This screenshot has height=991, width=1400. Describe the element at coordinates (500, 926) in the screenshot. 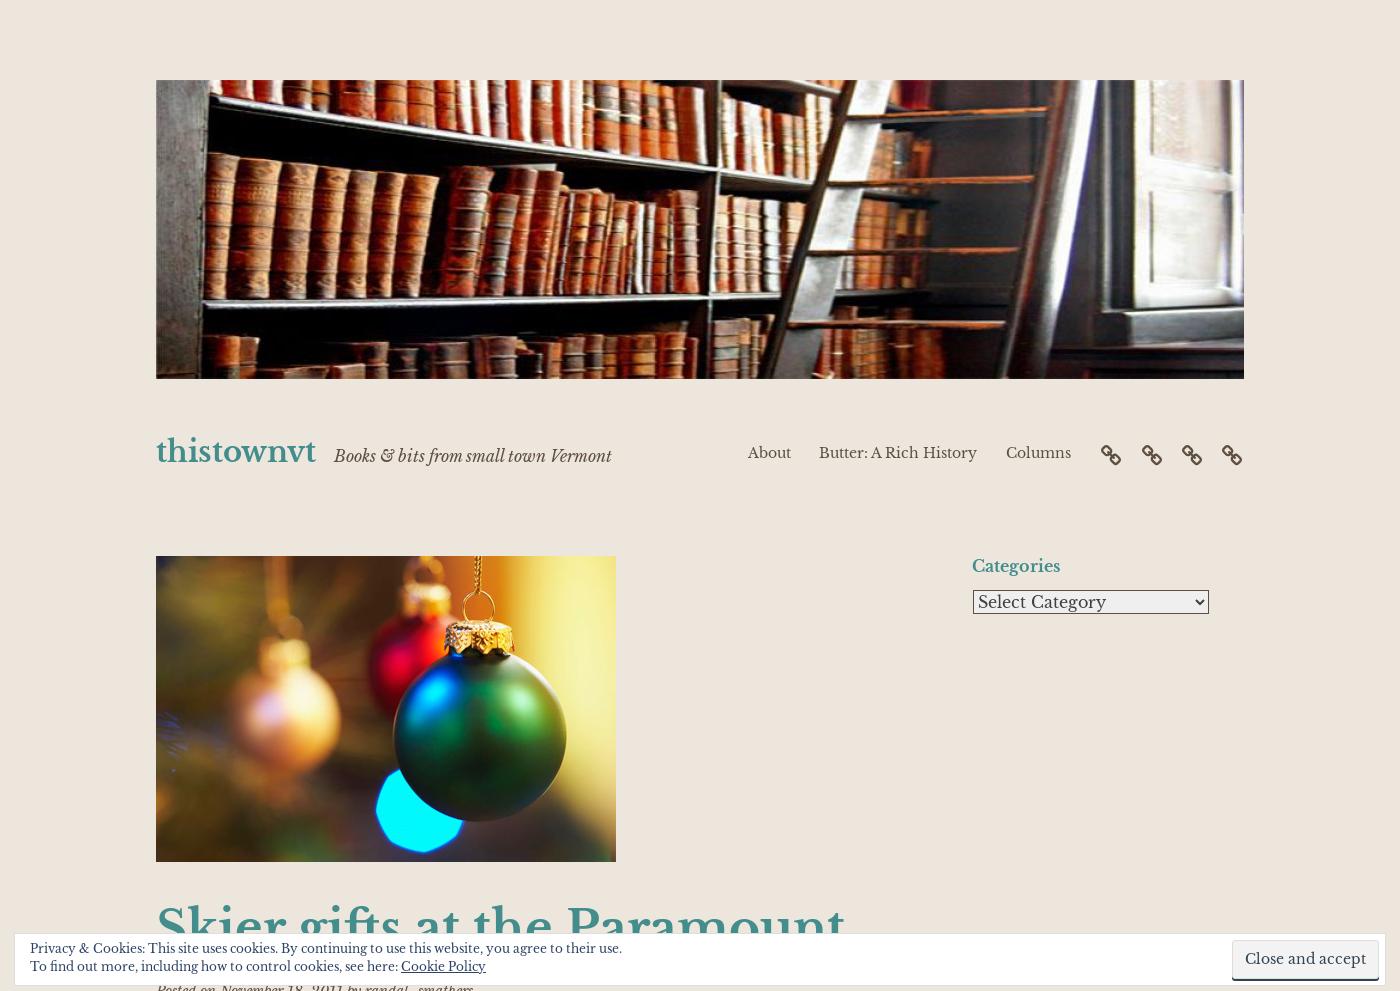

I see `'Skier gifts at the Paramount'` at that location.